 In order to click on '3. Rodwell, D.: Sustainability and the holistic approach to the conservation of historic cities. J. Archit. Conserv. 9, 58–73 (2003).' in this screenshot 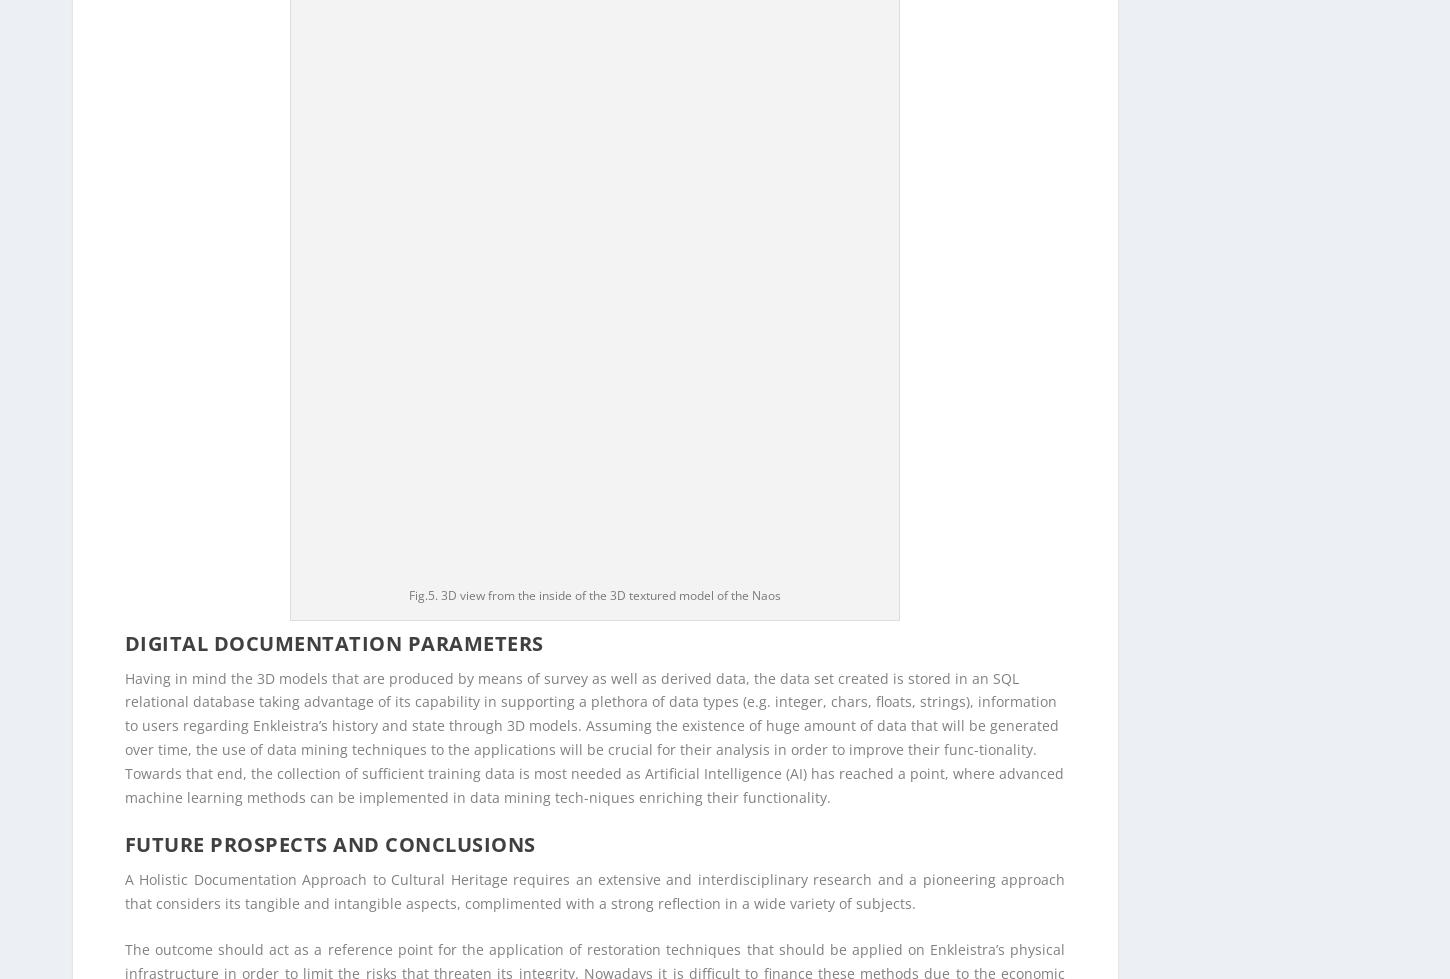, I will do `click(545, 916)`.